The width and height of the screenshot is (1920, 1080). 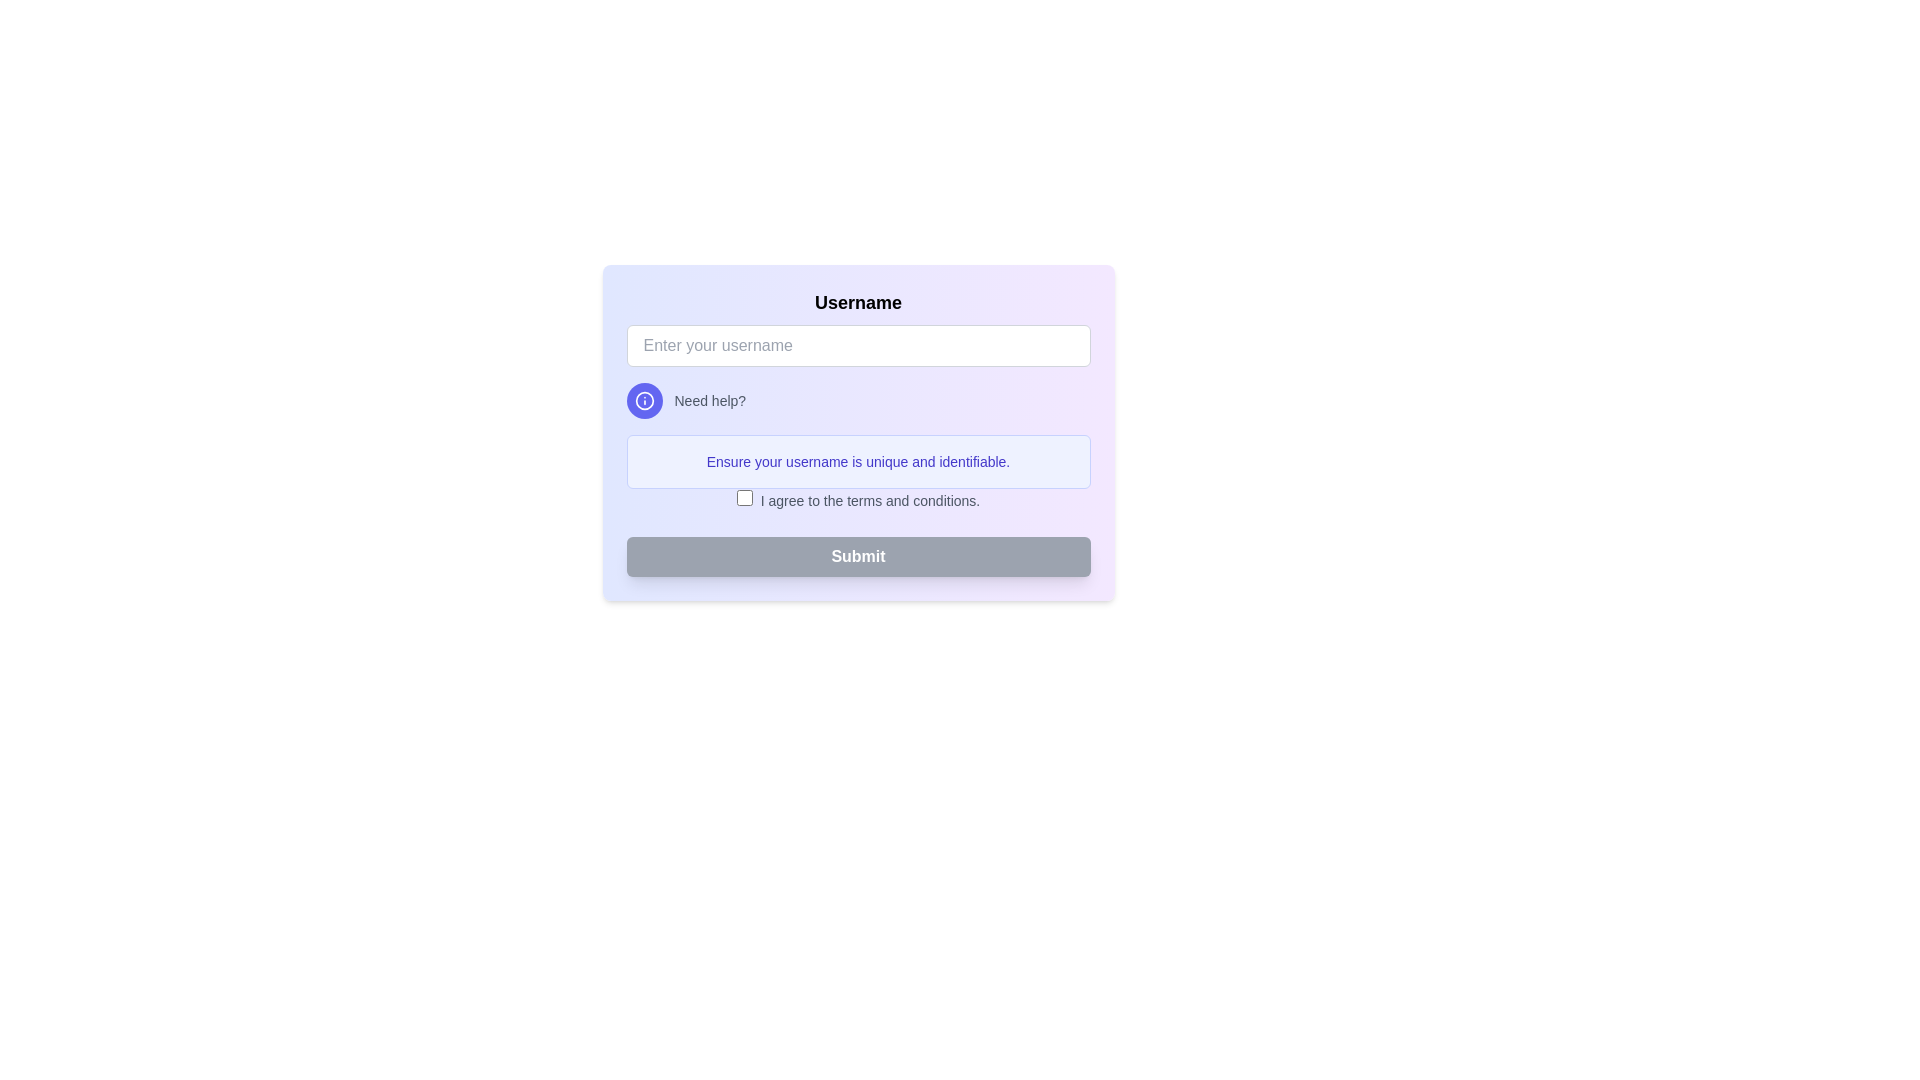 What do you see at coordinates (644, 401) in the screenshot?
I see `the circular outline of the SVG icon located left of the 'Need help?' text within the form card` at bounding box center [644, 401].